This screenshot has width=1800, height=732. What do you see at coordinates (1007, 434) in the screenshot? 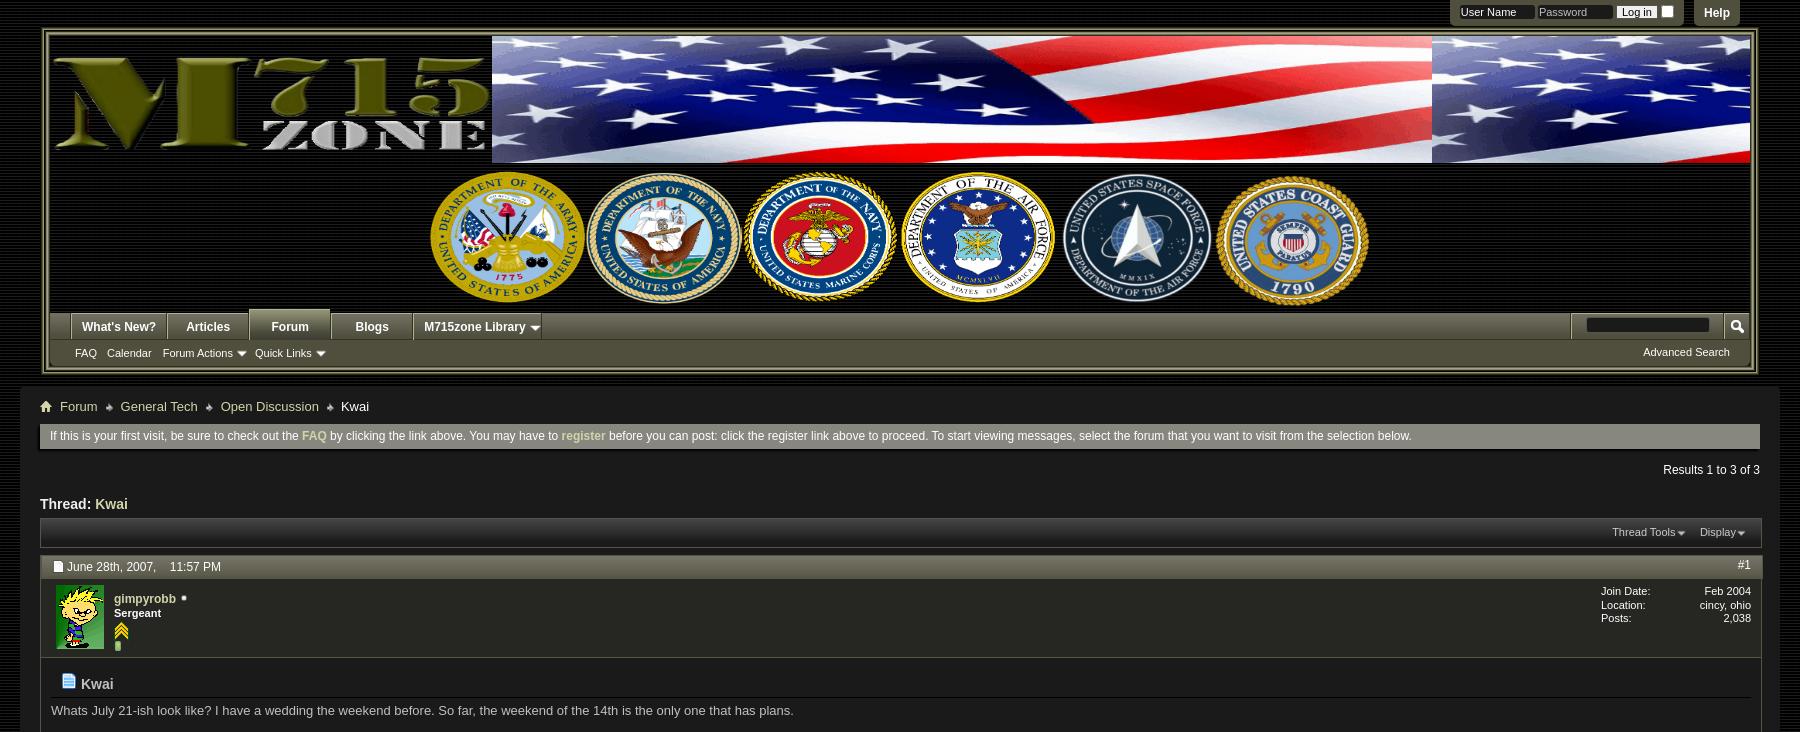
I see `'before you can post: click the register link above to proceed. To start viewing messages,
		select the forum that you want to visit from the selection below.'` at bounding box center [1007, 434].